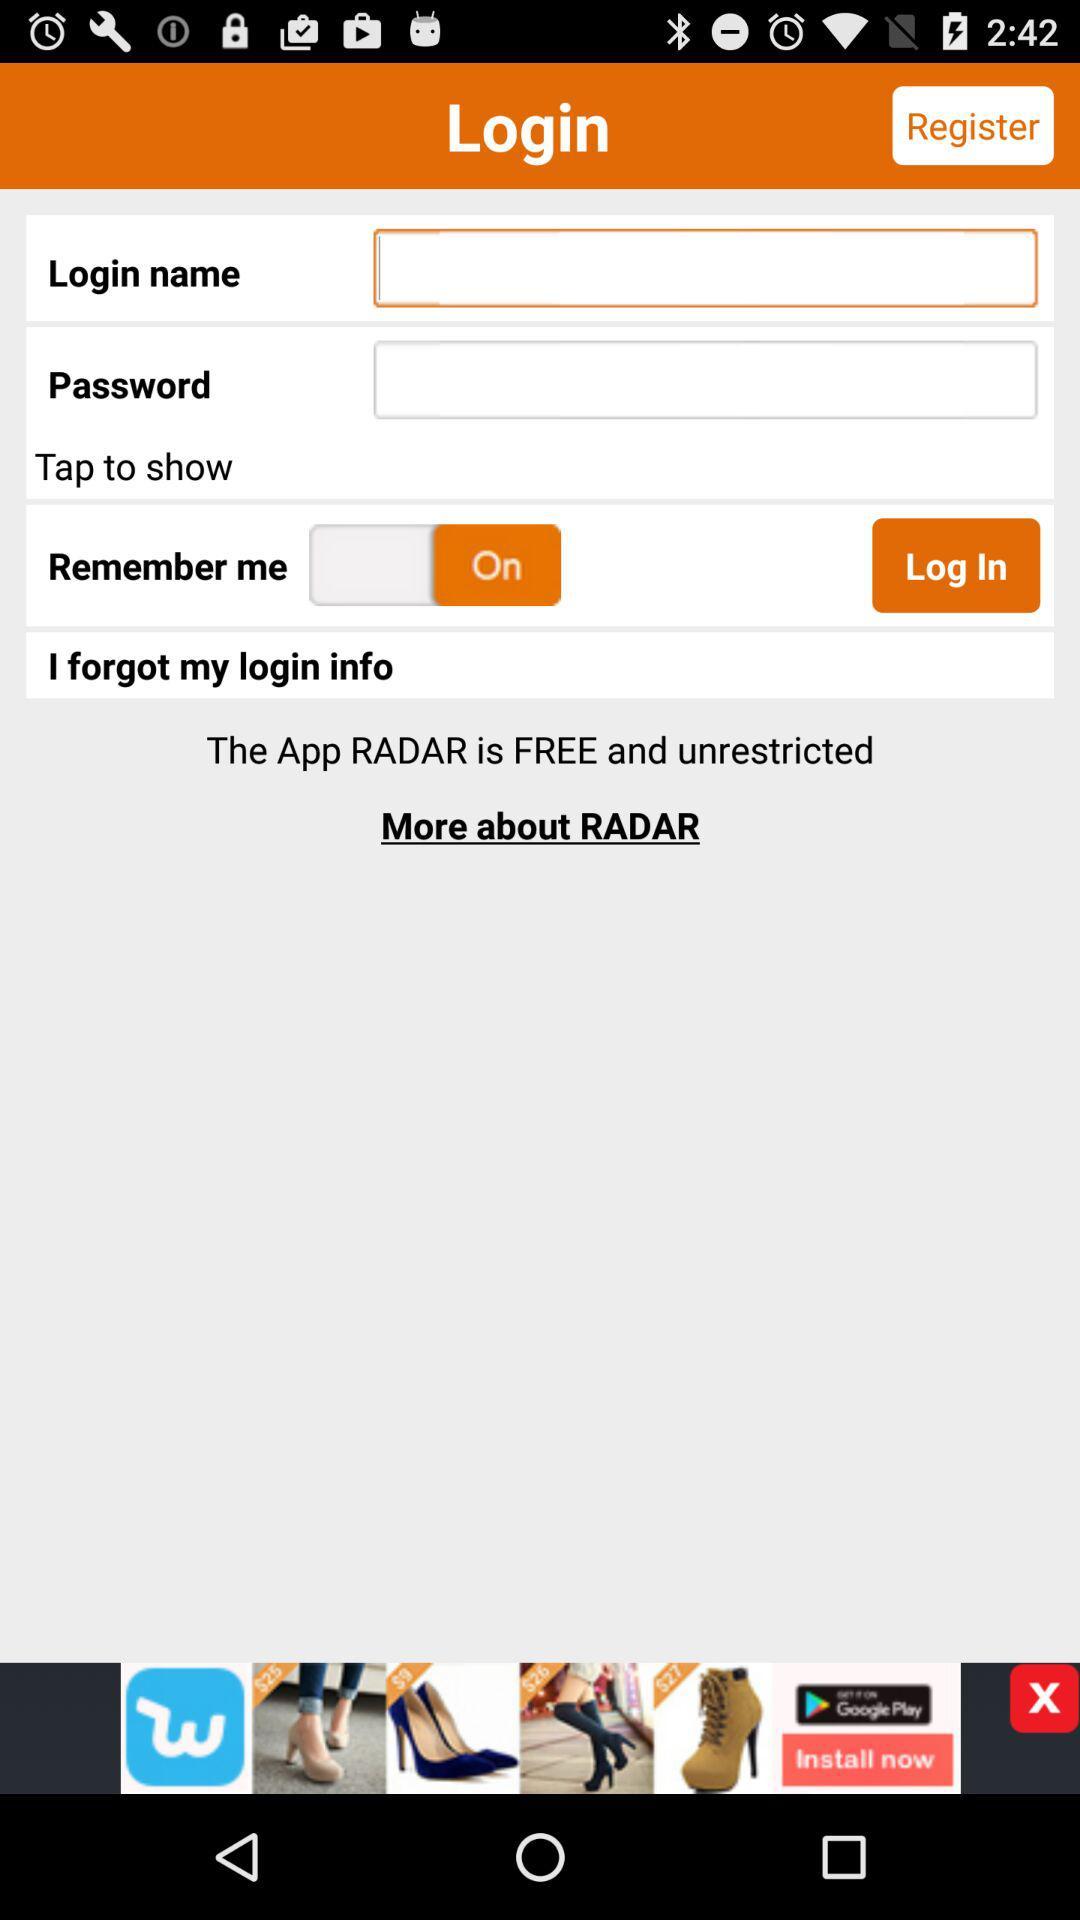 The image size is (1080, 1920). Describe the element at coordinates (540, 464) in the screenshot. I see `the button tap to show on the web page` at that location.